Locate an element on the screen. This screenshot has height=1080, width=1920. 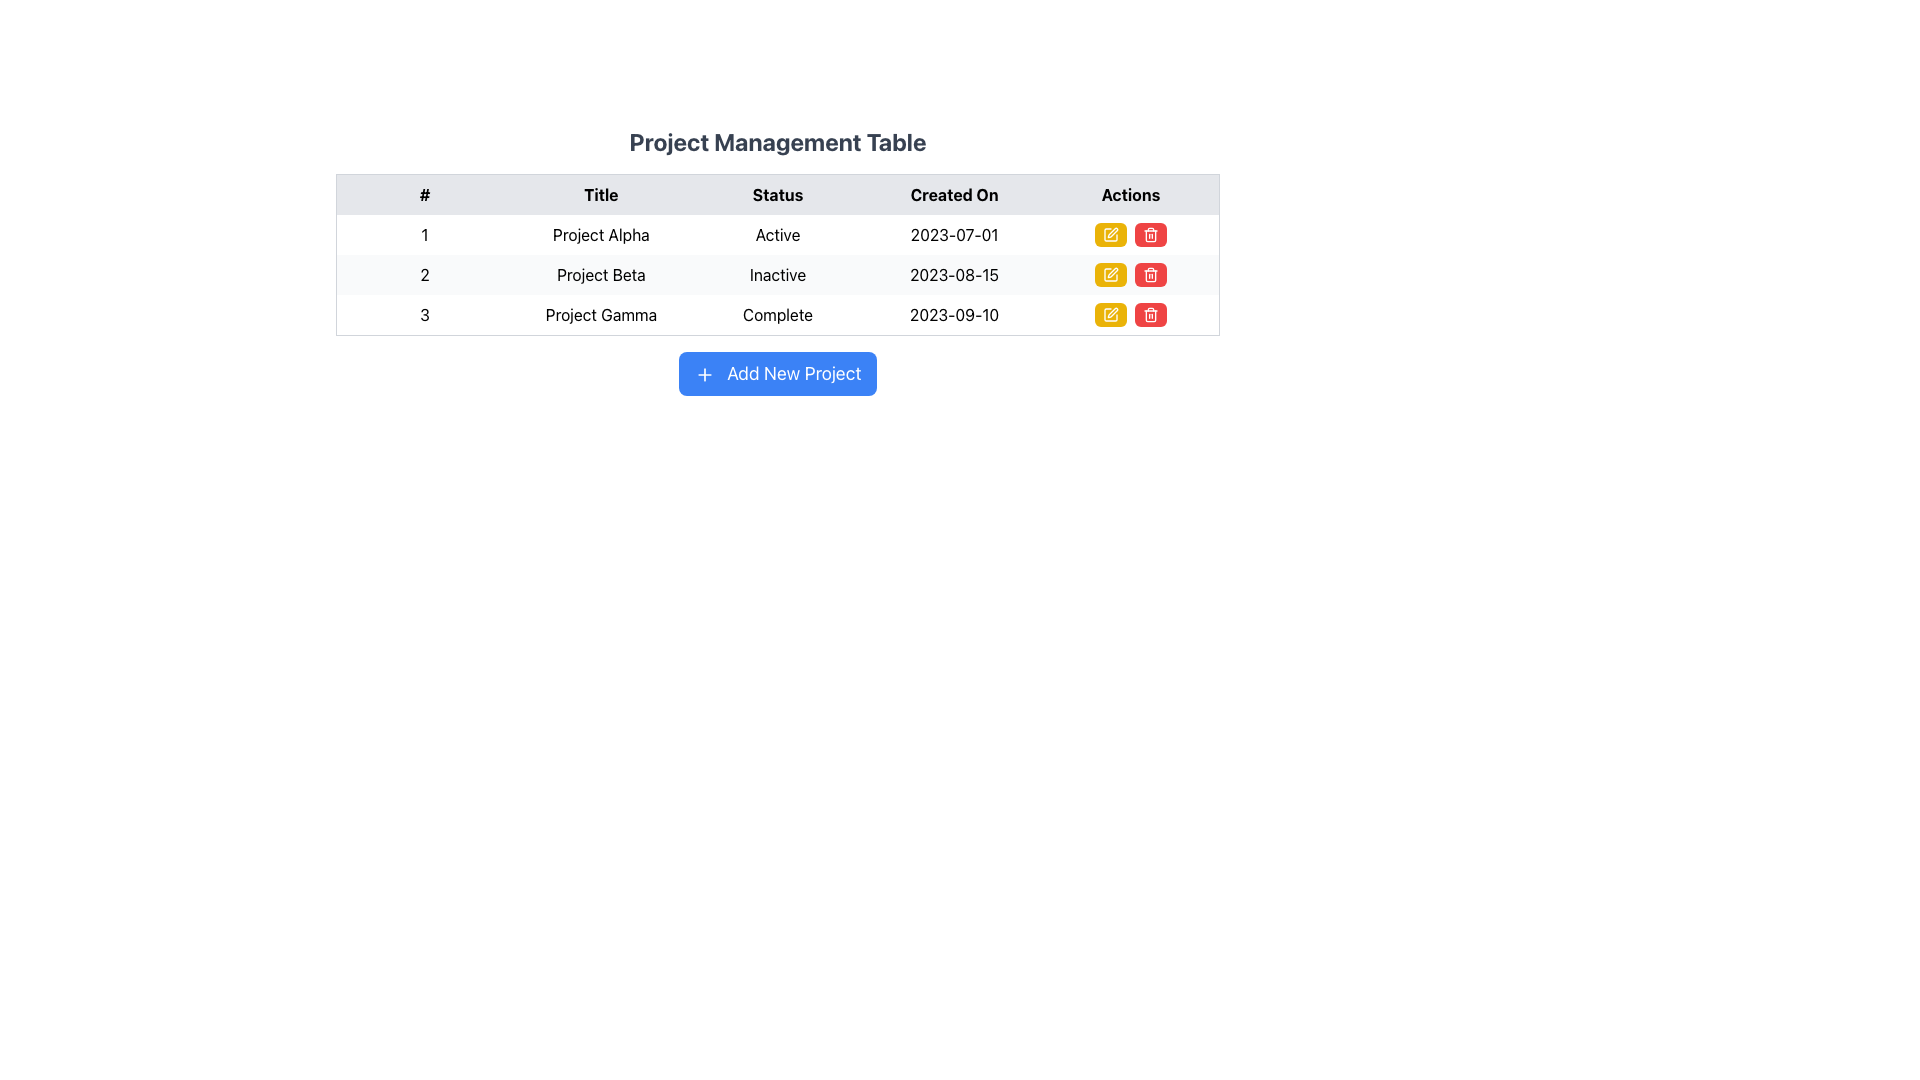
the small text block displaying the number '1' located in the first cell of the first row under the '#' header of a table, which is part of the row containing details about 'Project Alpha' is located at coordinates (423, 234).